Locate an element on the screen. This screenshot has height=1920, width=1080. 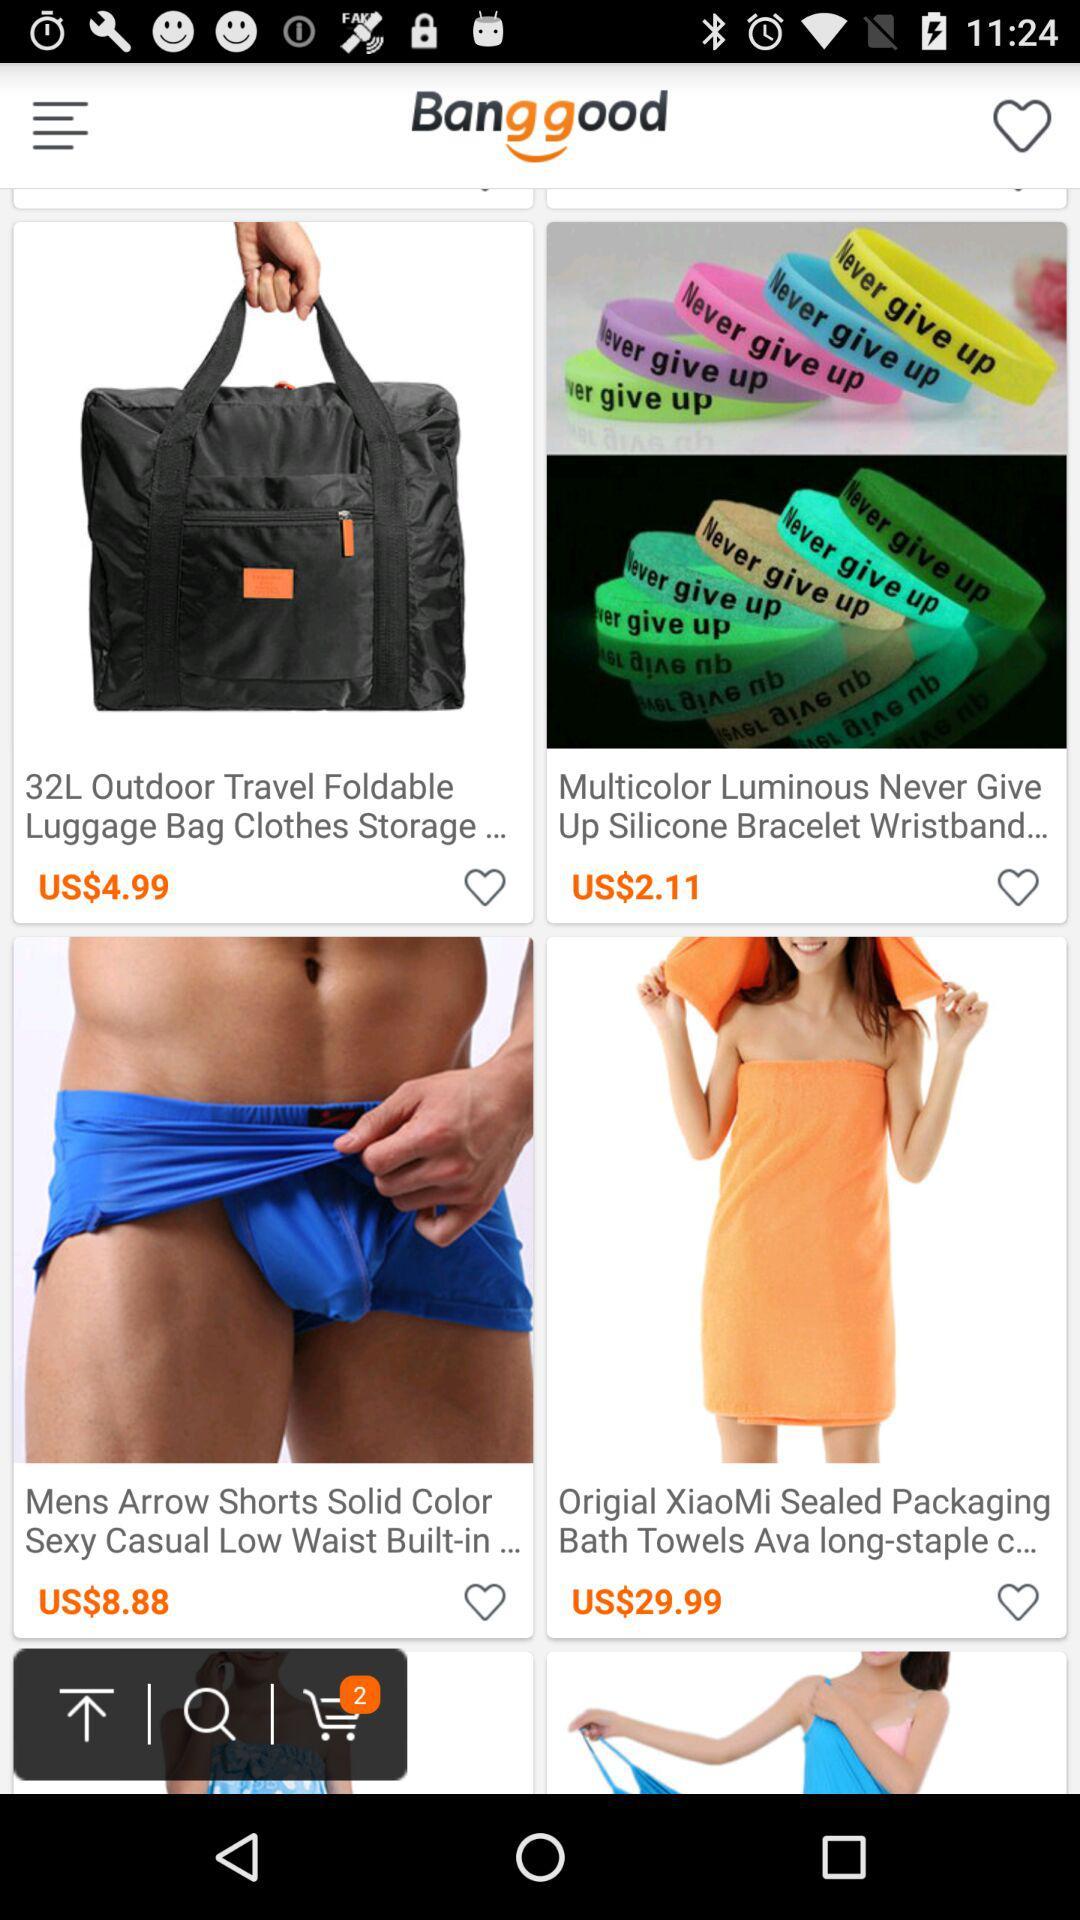
like this product is located at coordinates (485, 1600).